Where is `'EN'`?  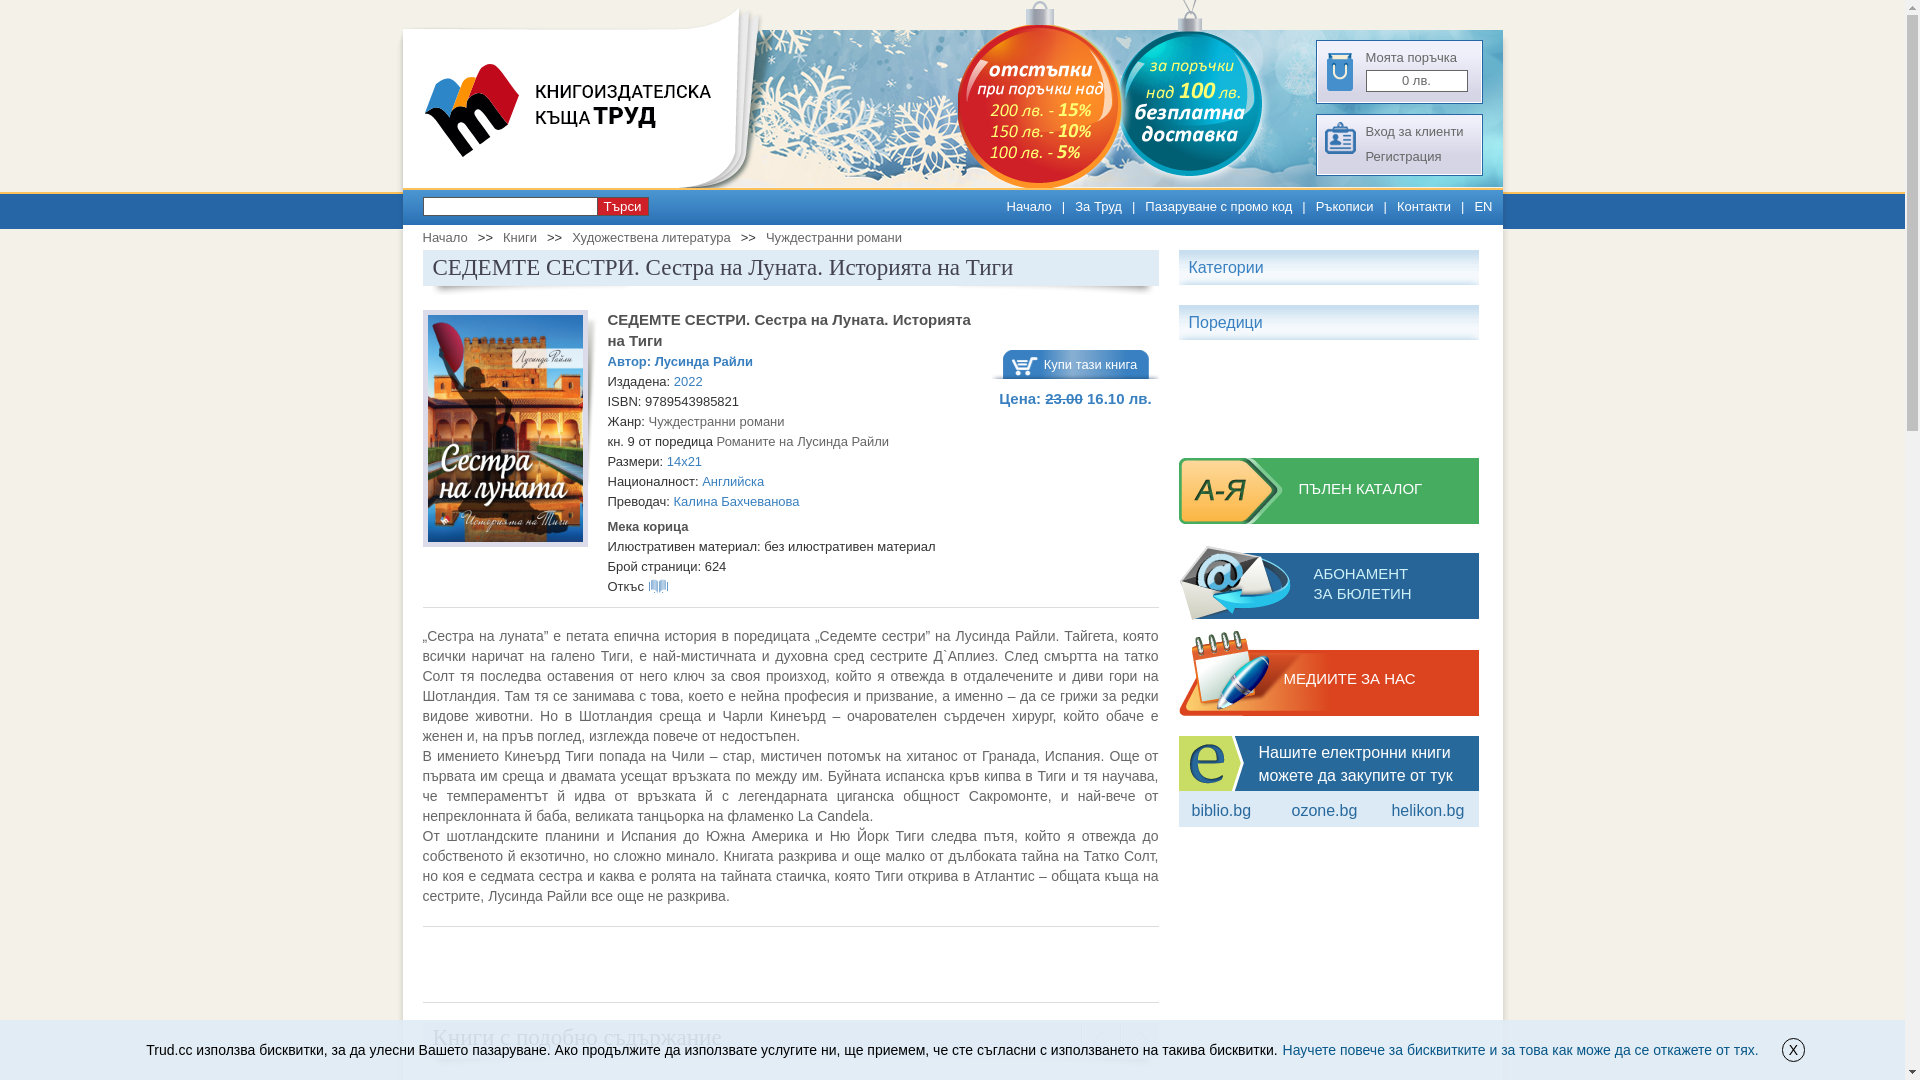 'EN' is located at coordinates (1483, 206).